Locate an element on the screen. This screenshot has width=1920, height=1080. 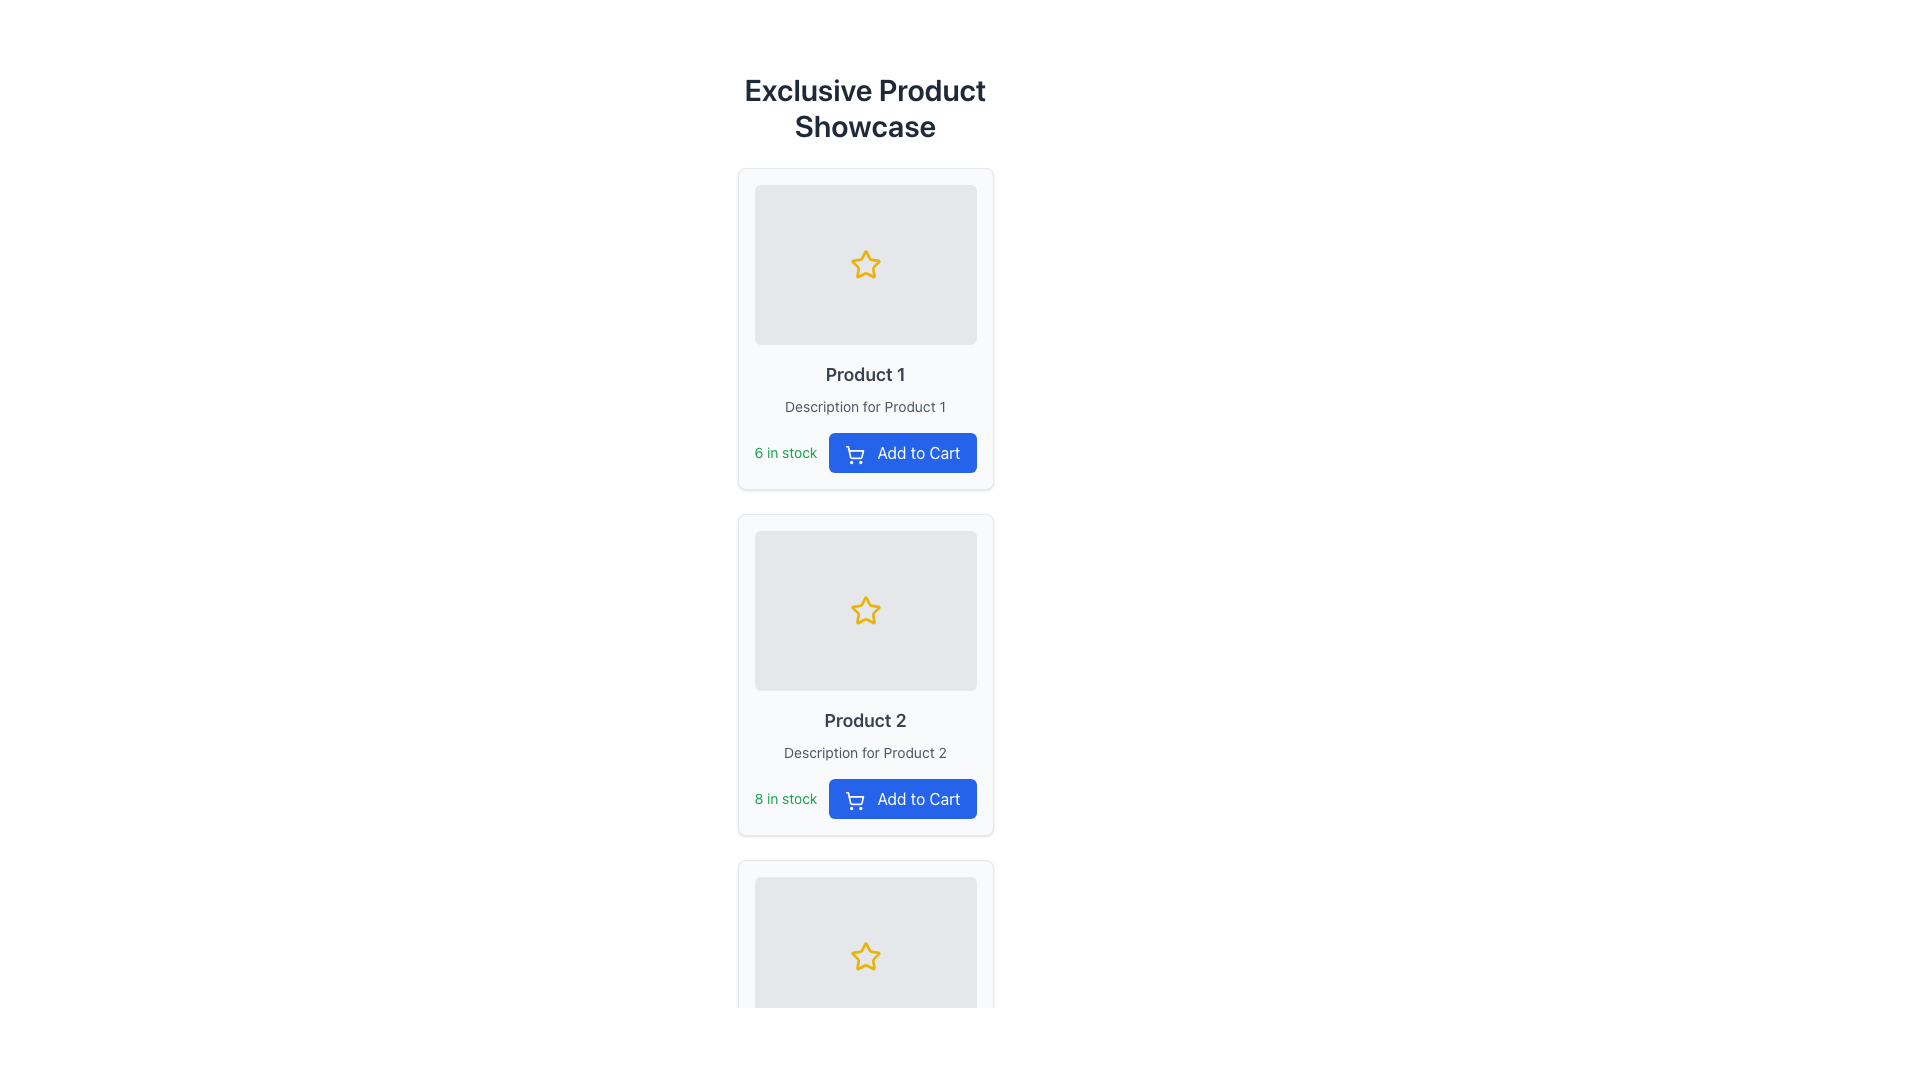
the stock availability text label located in the second product card, positioned to the left of the 'Add to Cart' button is located at coordinates (784, 797).